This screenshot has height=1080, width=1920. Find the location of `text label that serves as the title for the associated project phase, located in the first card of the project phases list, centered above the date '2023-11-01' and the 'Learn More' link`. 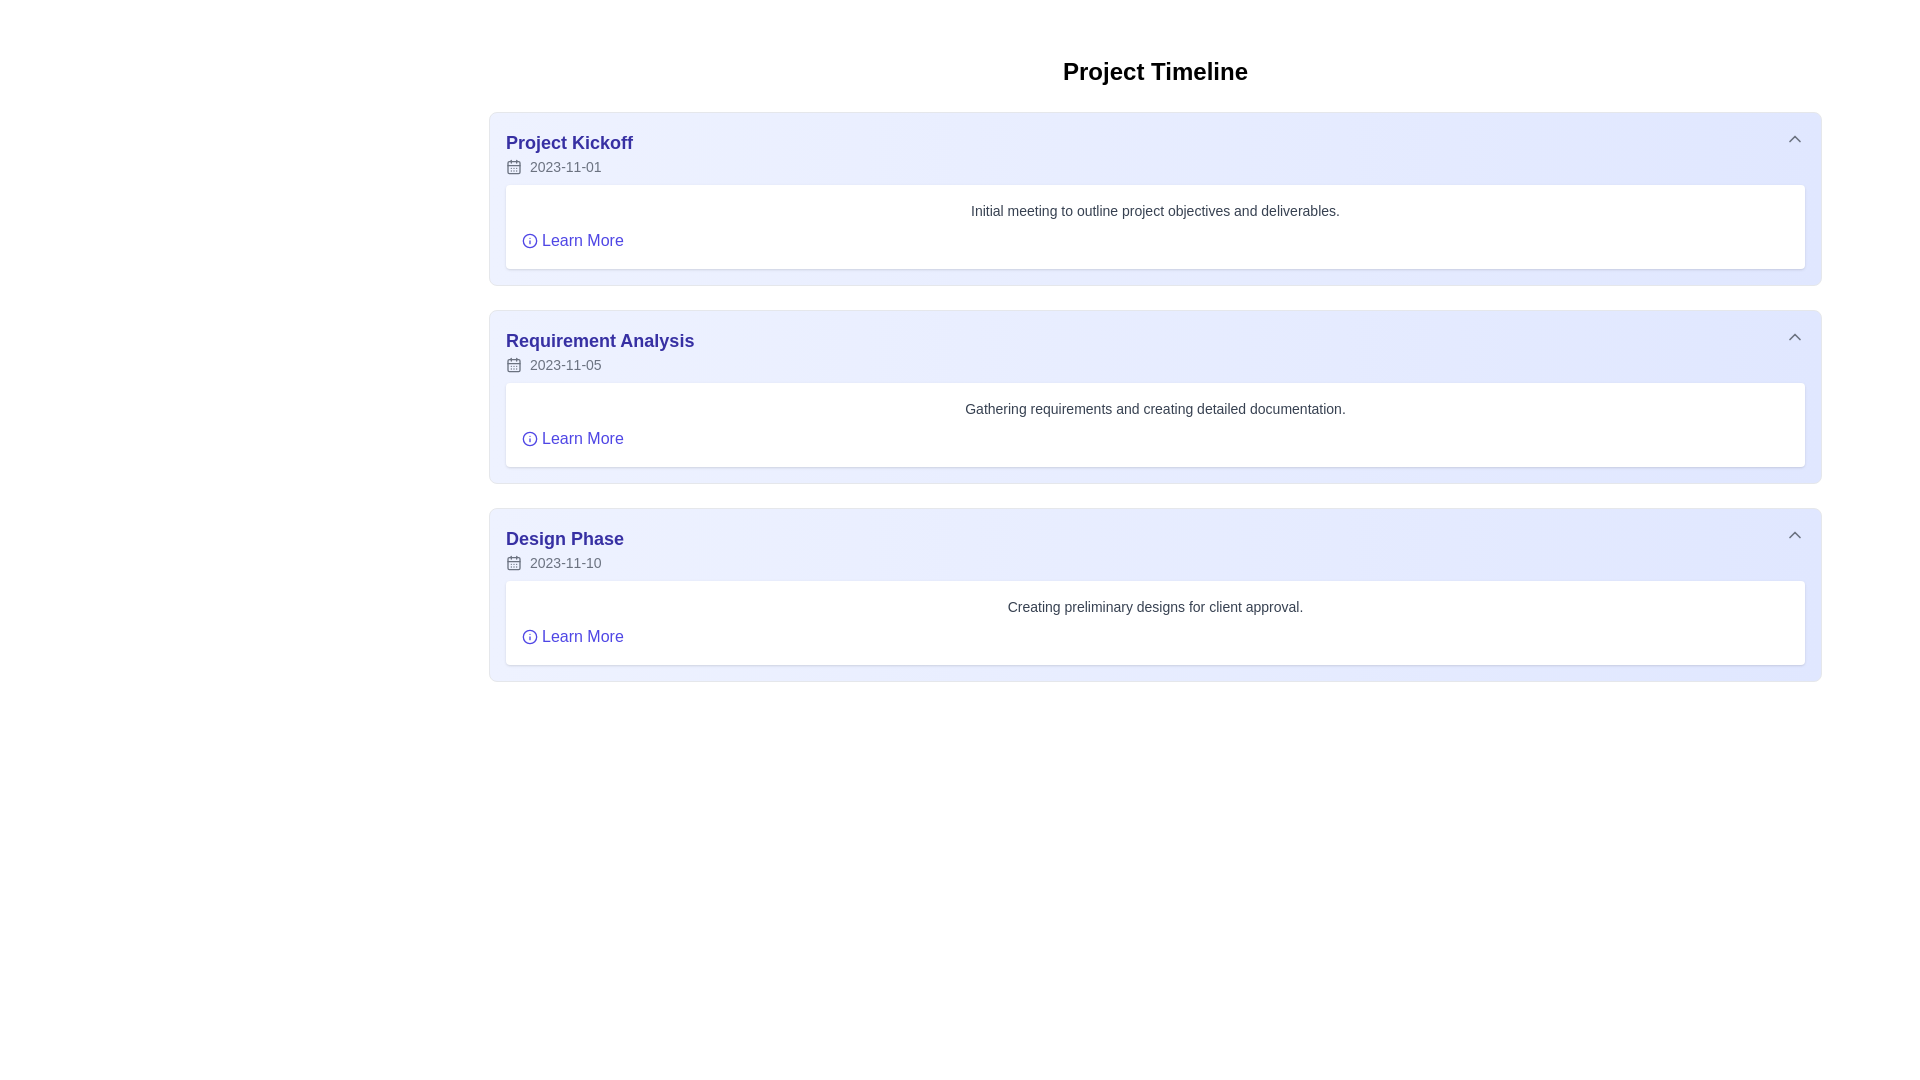

text label that serves as the title for the associated project phase, located in the first card of the project phases list, centered above the date '2023-11-01' and the 'Learn More' link is located at coordinates (568, 141).